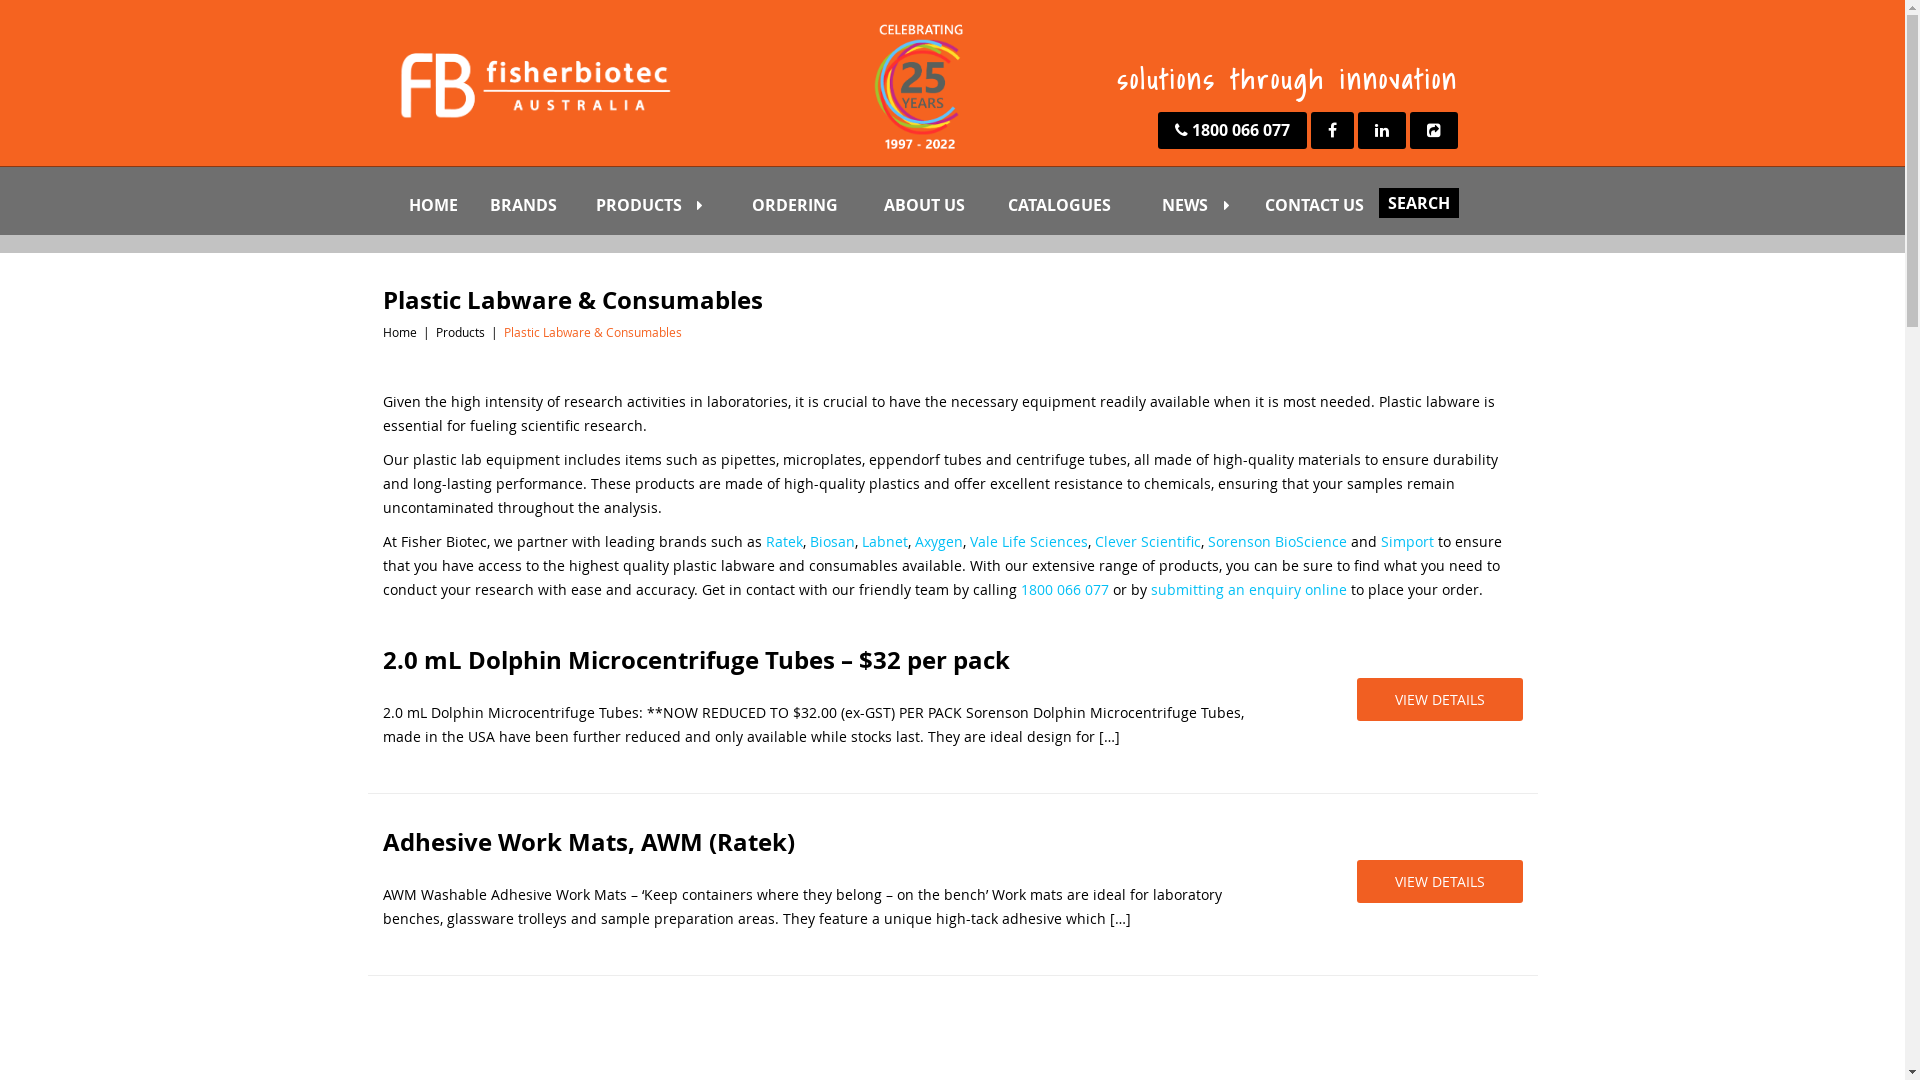 This screenshot has width=1920, height=1080. I want to click on 'Our Linked In page', so click(1381, 130).